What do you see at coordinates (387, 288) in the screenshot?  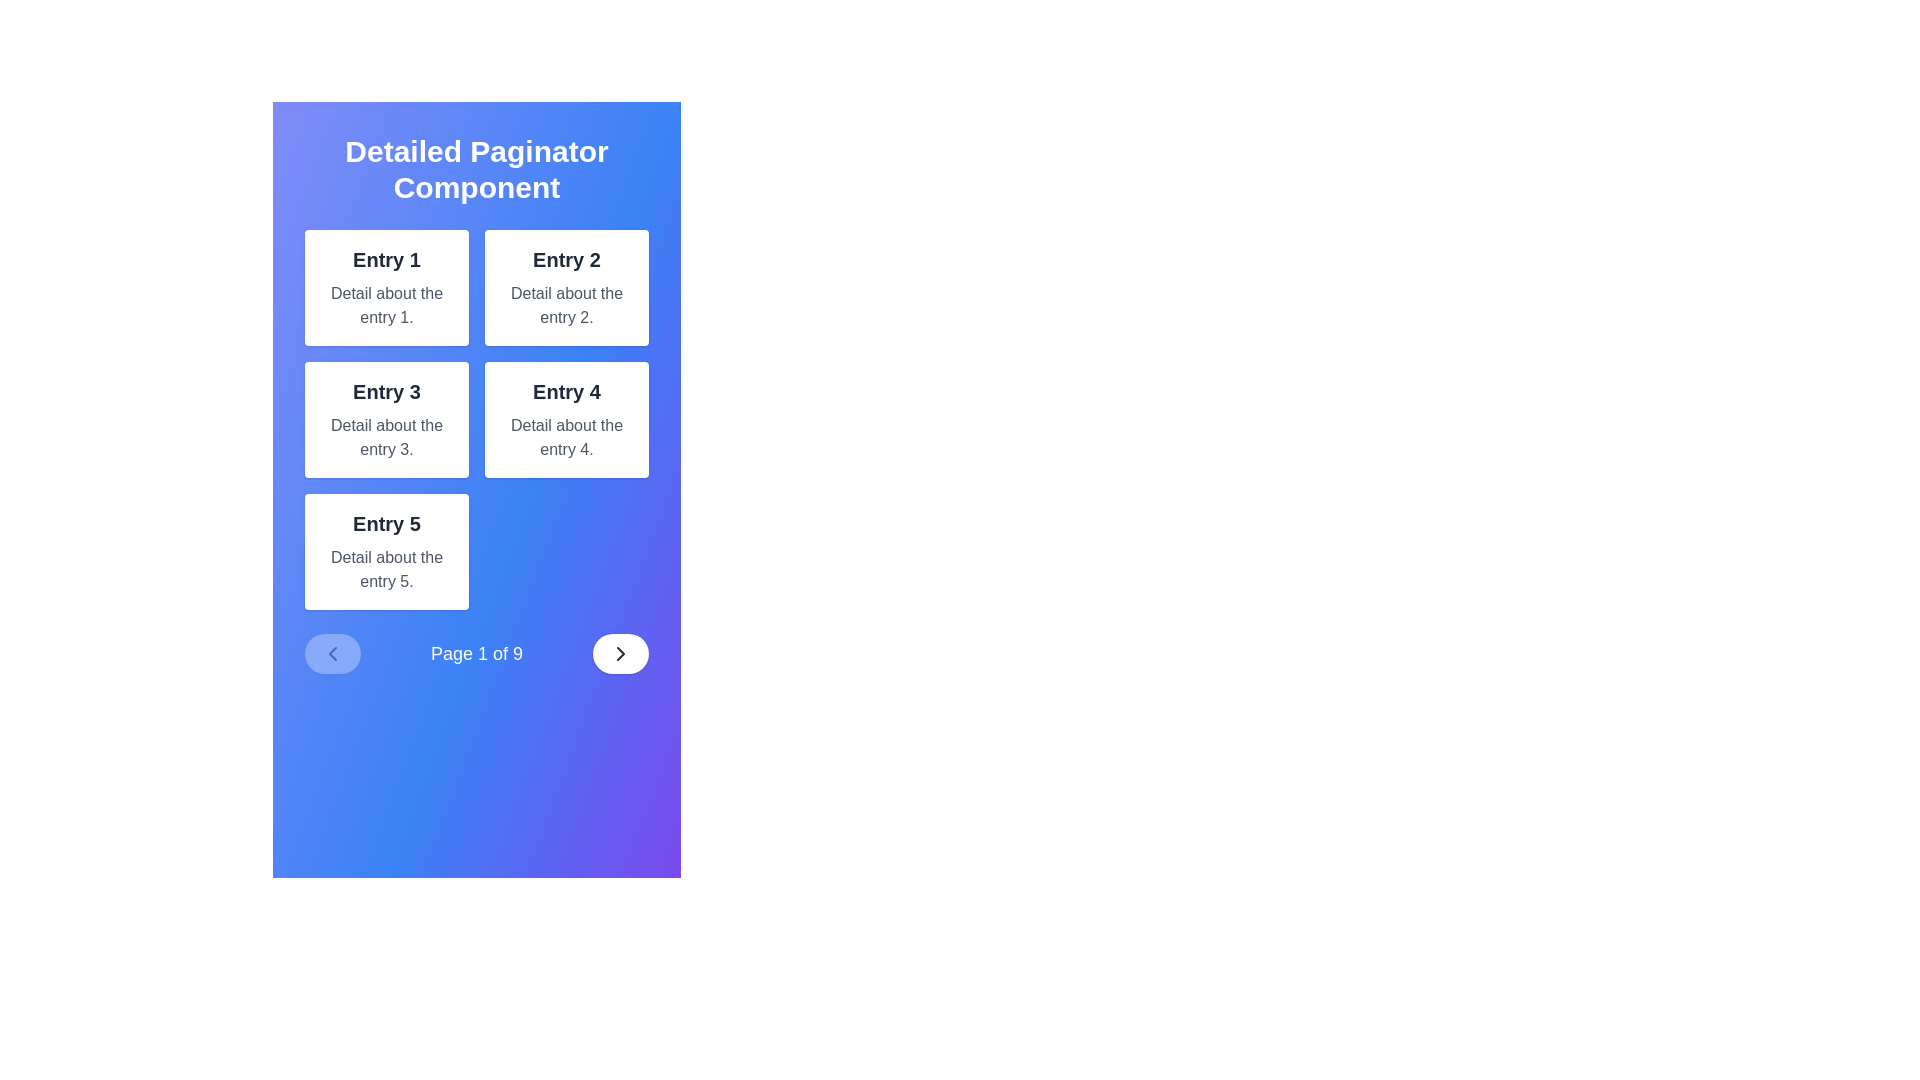 I see `the informational card displaying content related to 'Entry 1', located in the first row and first column of the grid layout` at bounding box center [387, 288].